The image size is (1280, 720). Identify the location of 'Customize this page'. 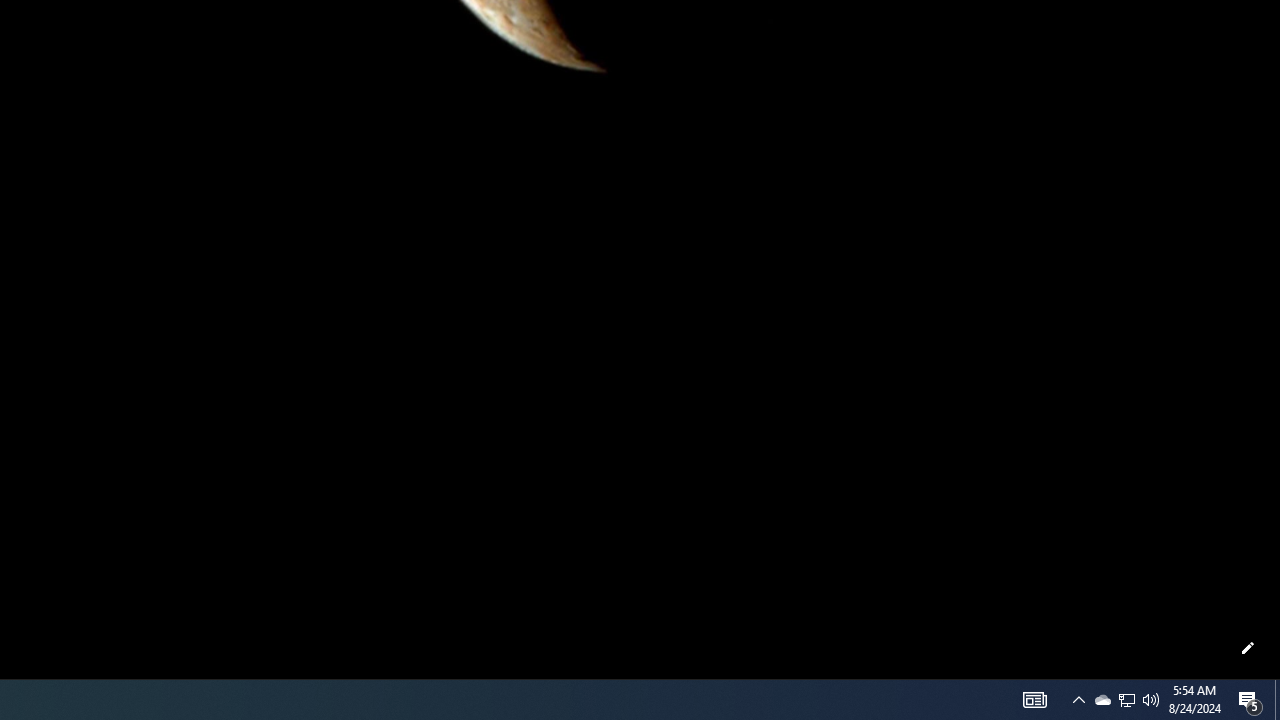
(1247, 648).